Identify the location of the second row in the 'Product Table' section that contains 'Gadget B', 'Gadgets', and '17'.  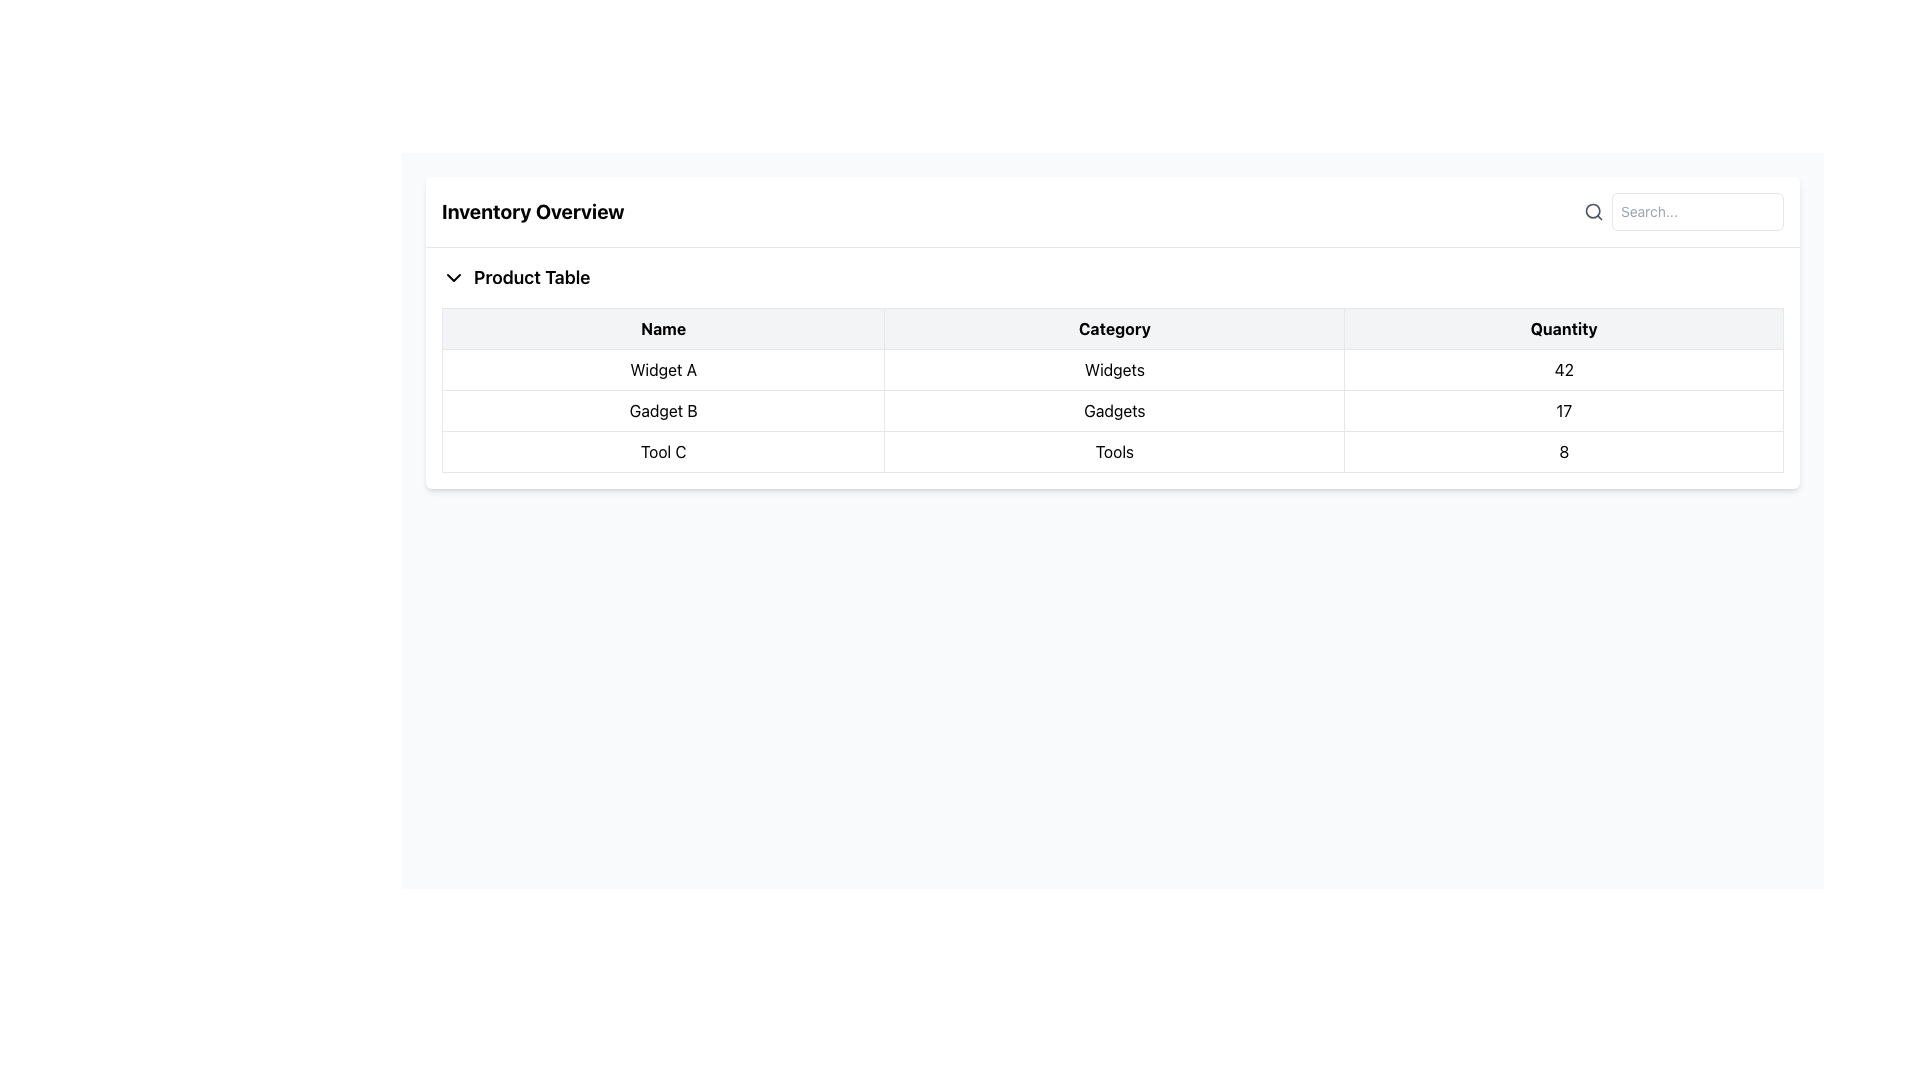
(1112, 410).